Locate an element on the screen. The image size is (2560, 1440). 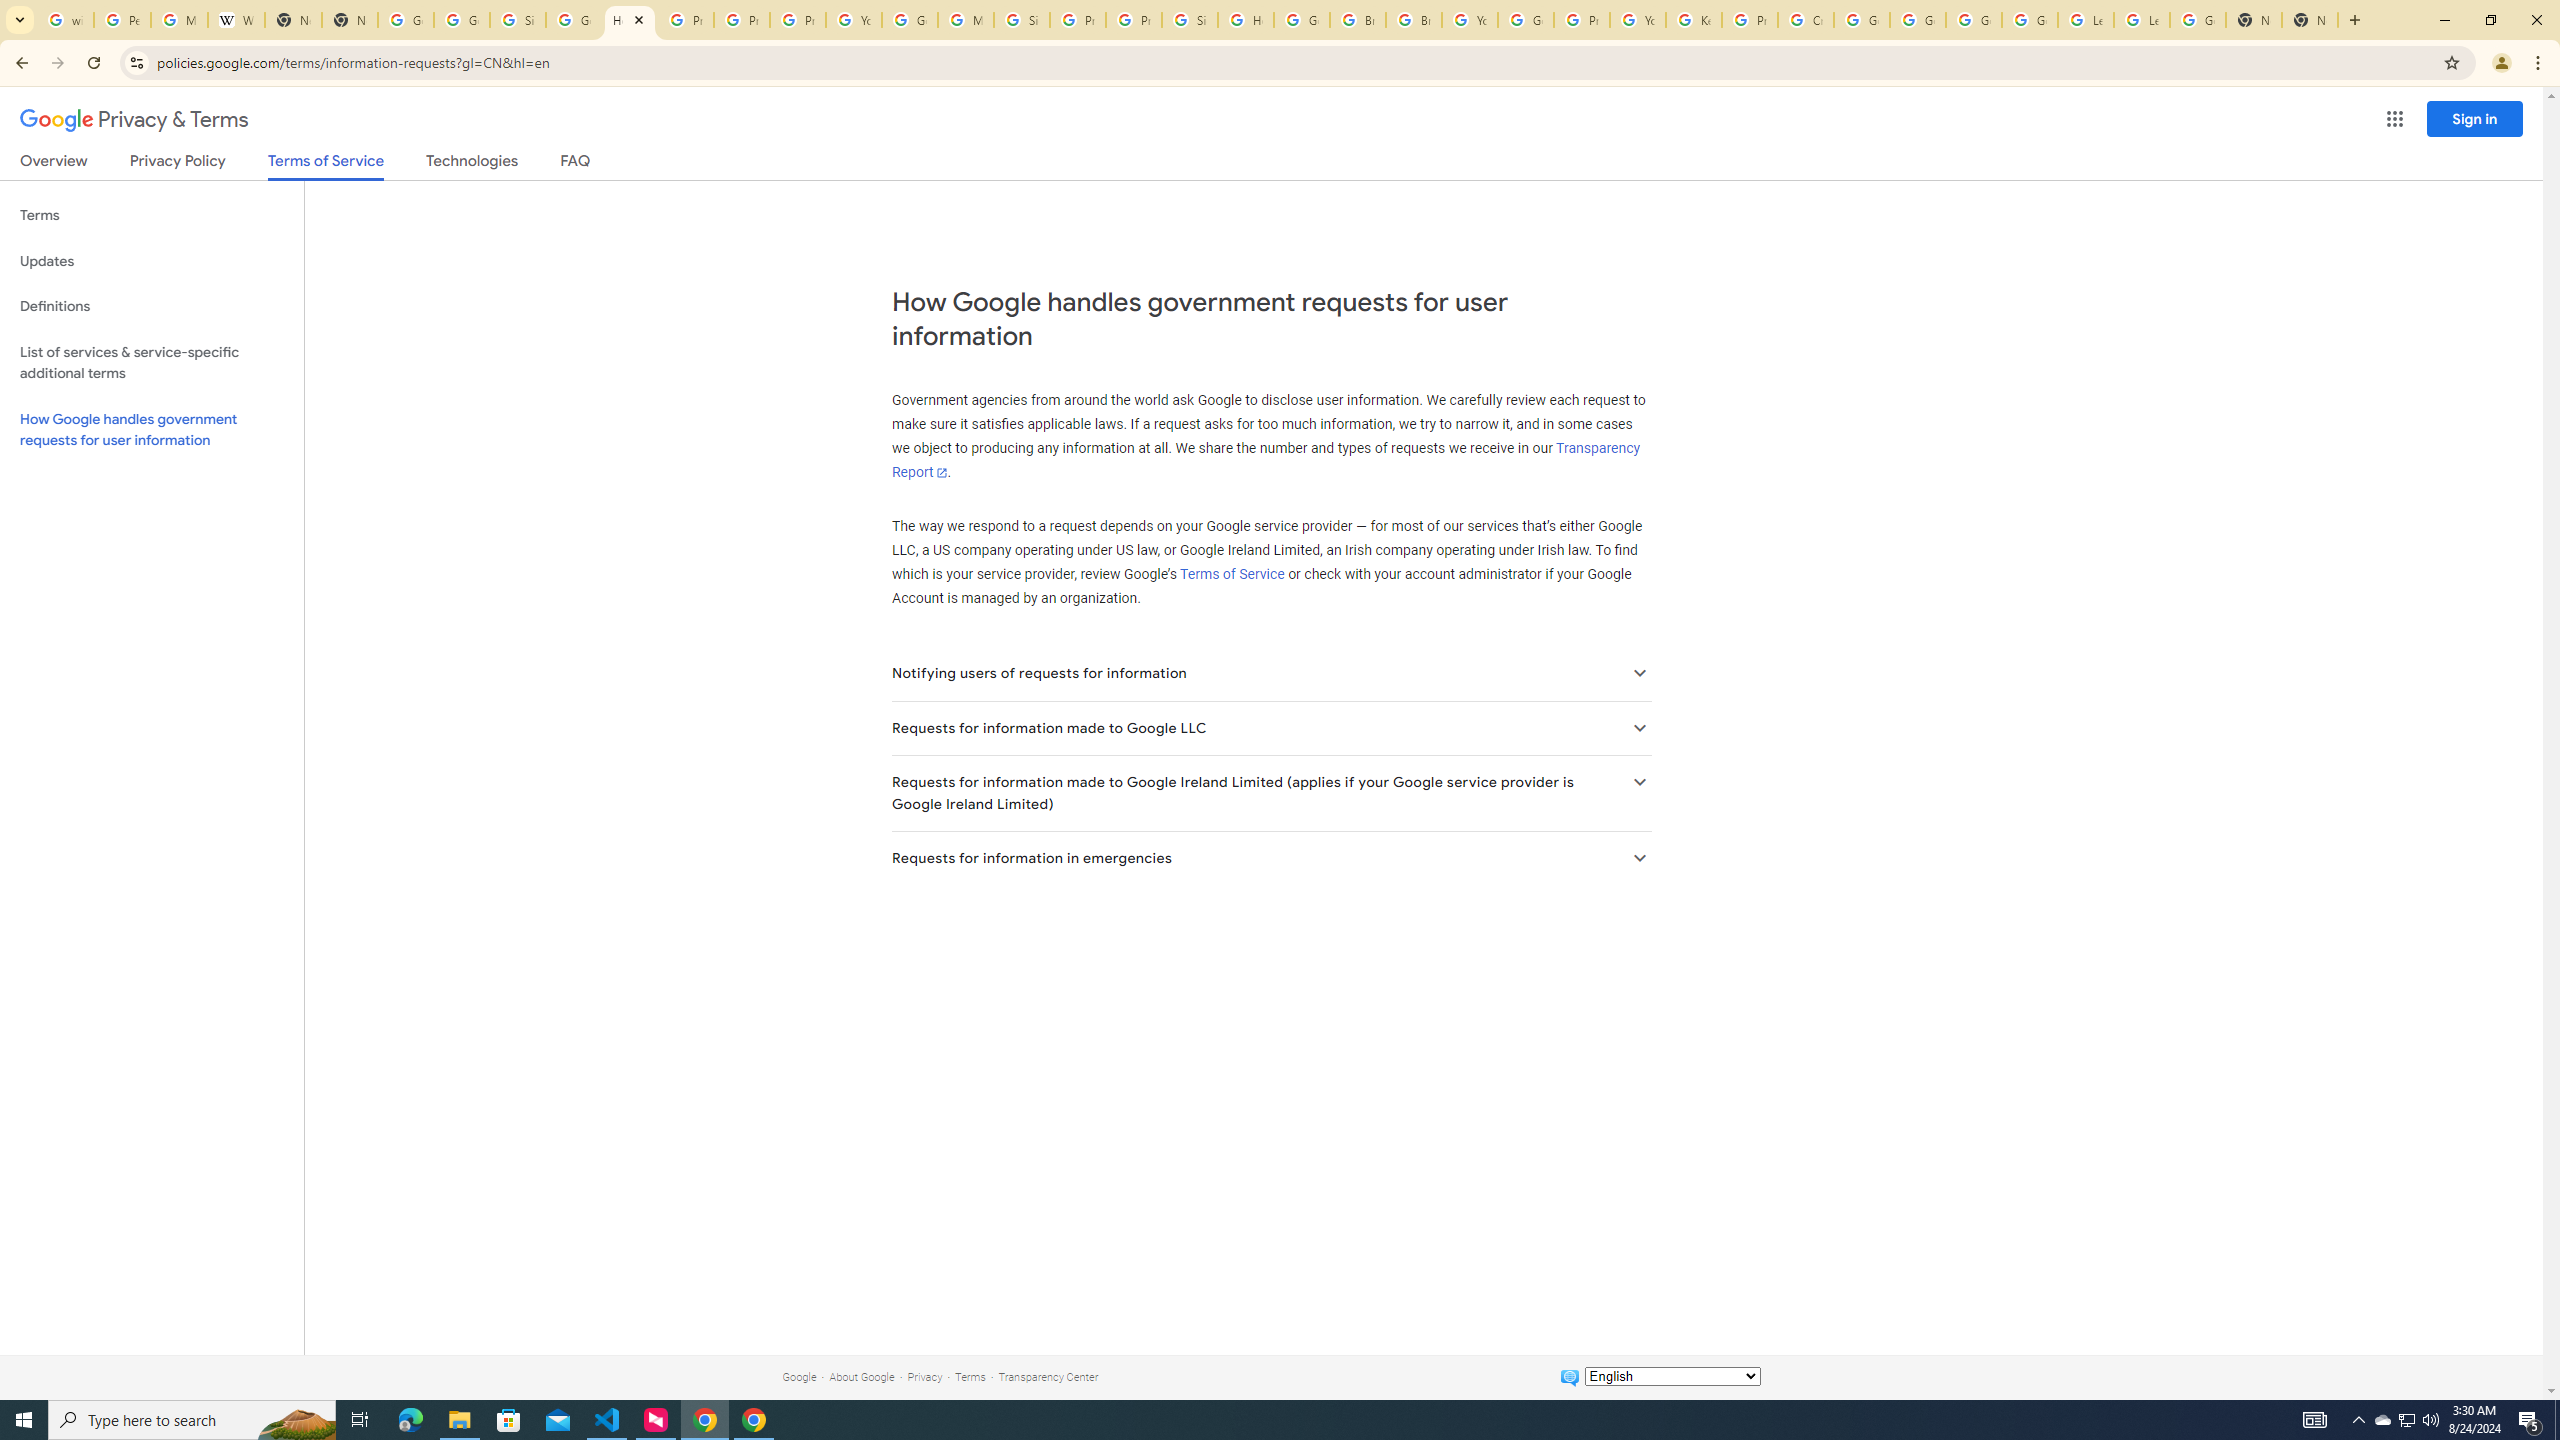
'Google Account Help' is located at coordinates (1862, 19).